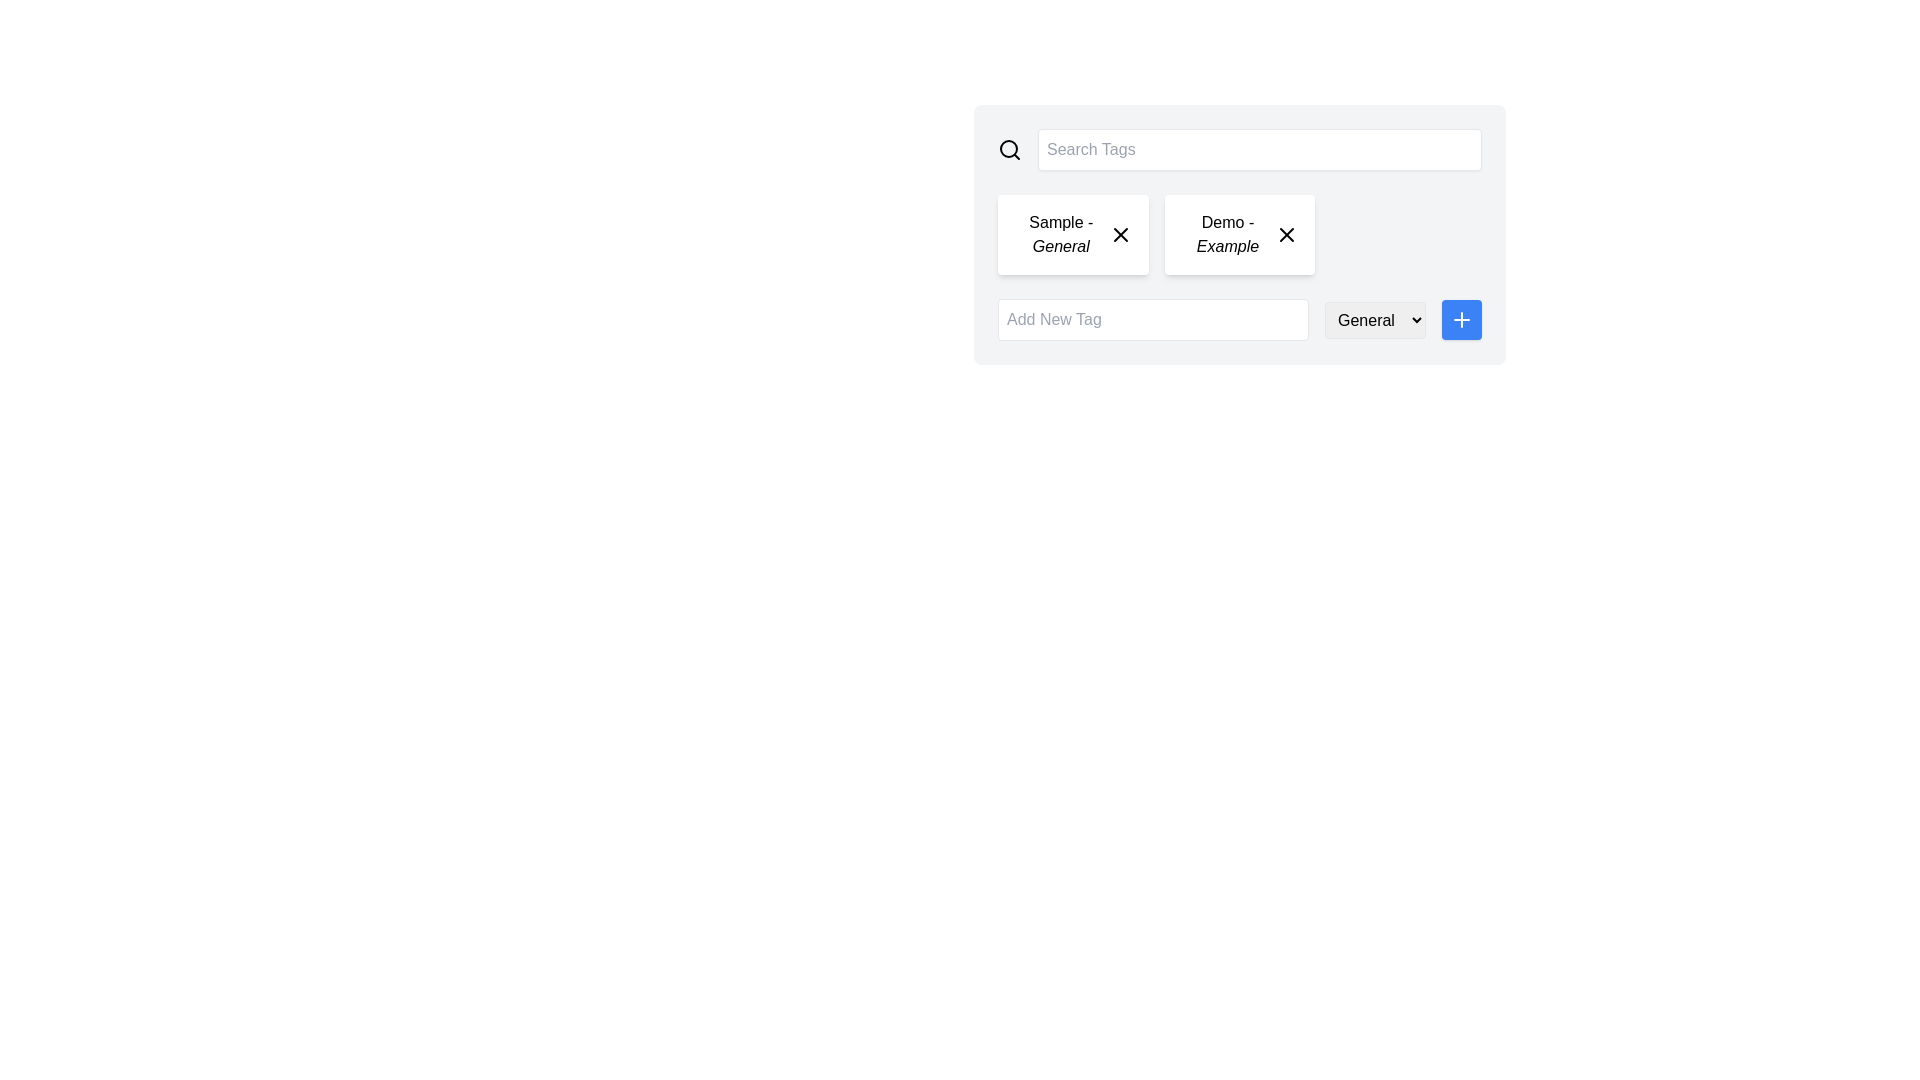  I want to click on the text label displaying 'Demo - Example', which is the second tag in a horizontal list of tags, located between 'Sample - General' and a close button 'X', so click(1227, 234).